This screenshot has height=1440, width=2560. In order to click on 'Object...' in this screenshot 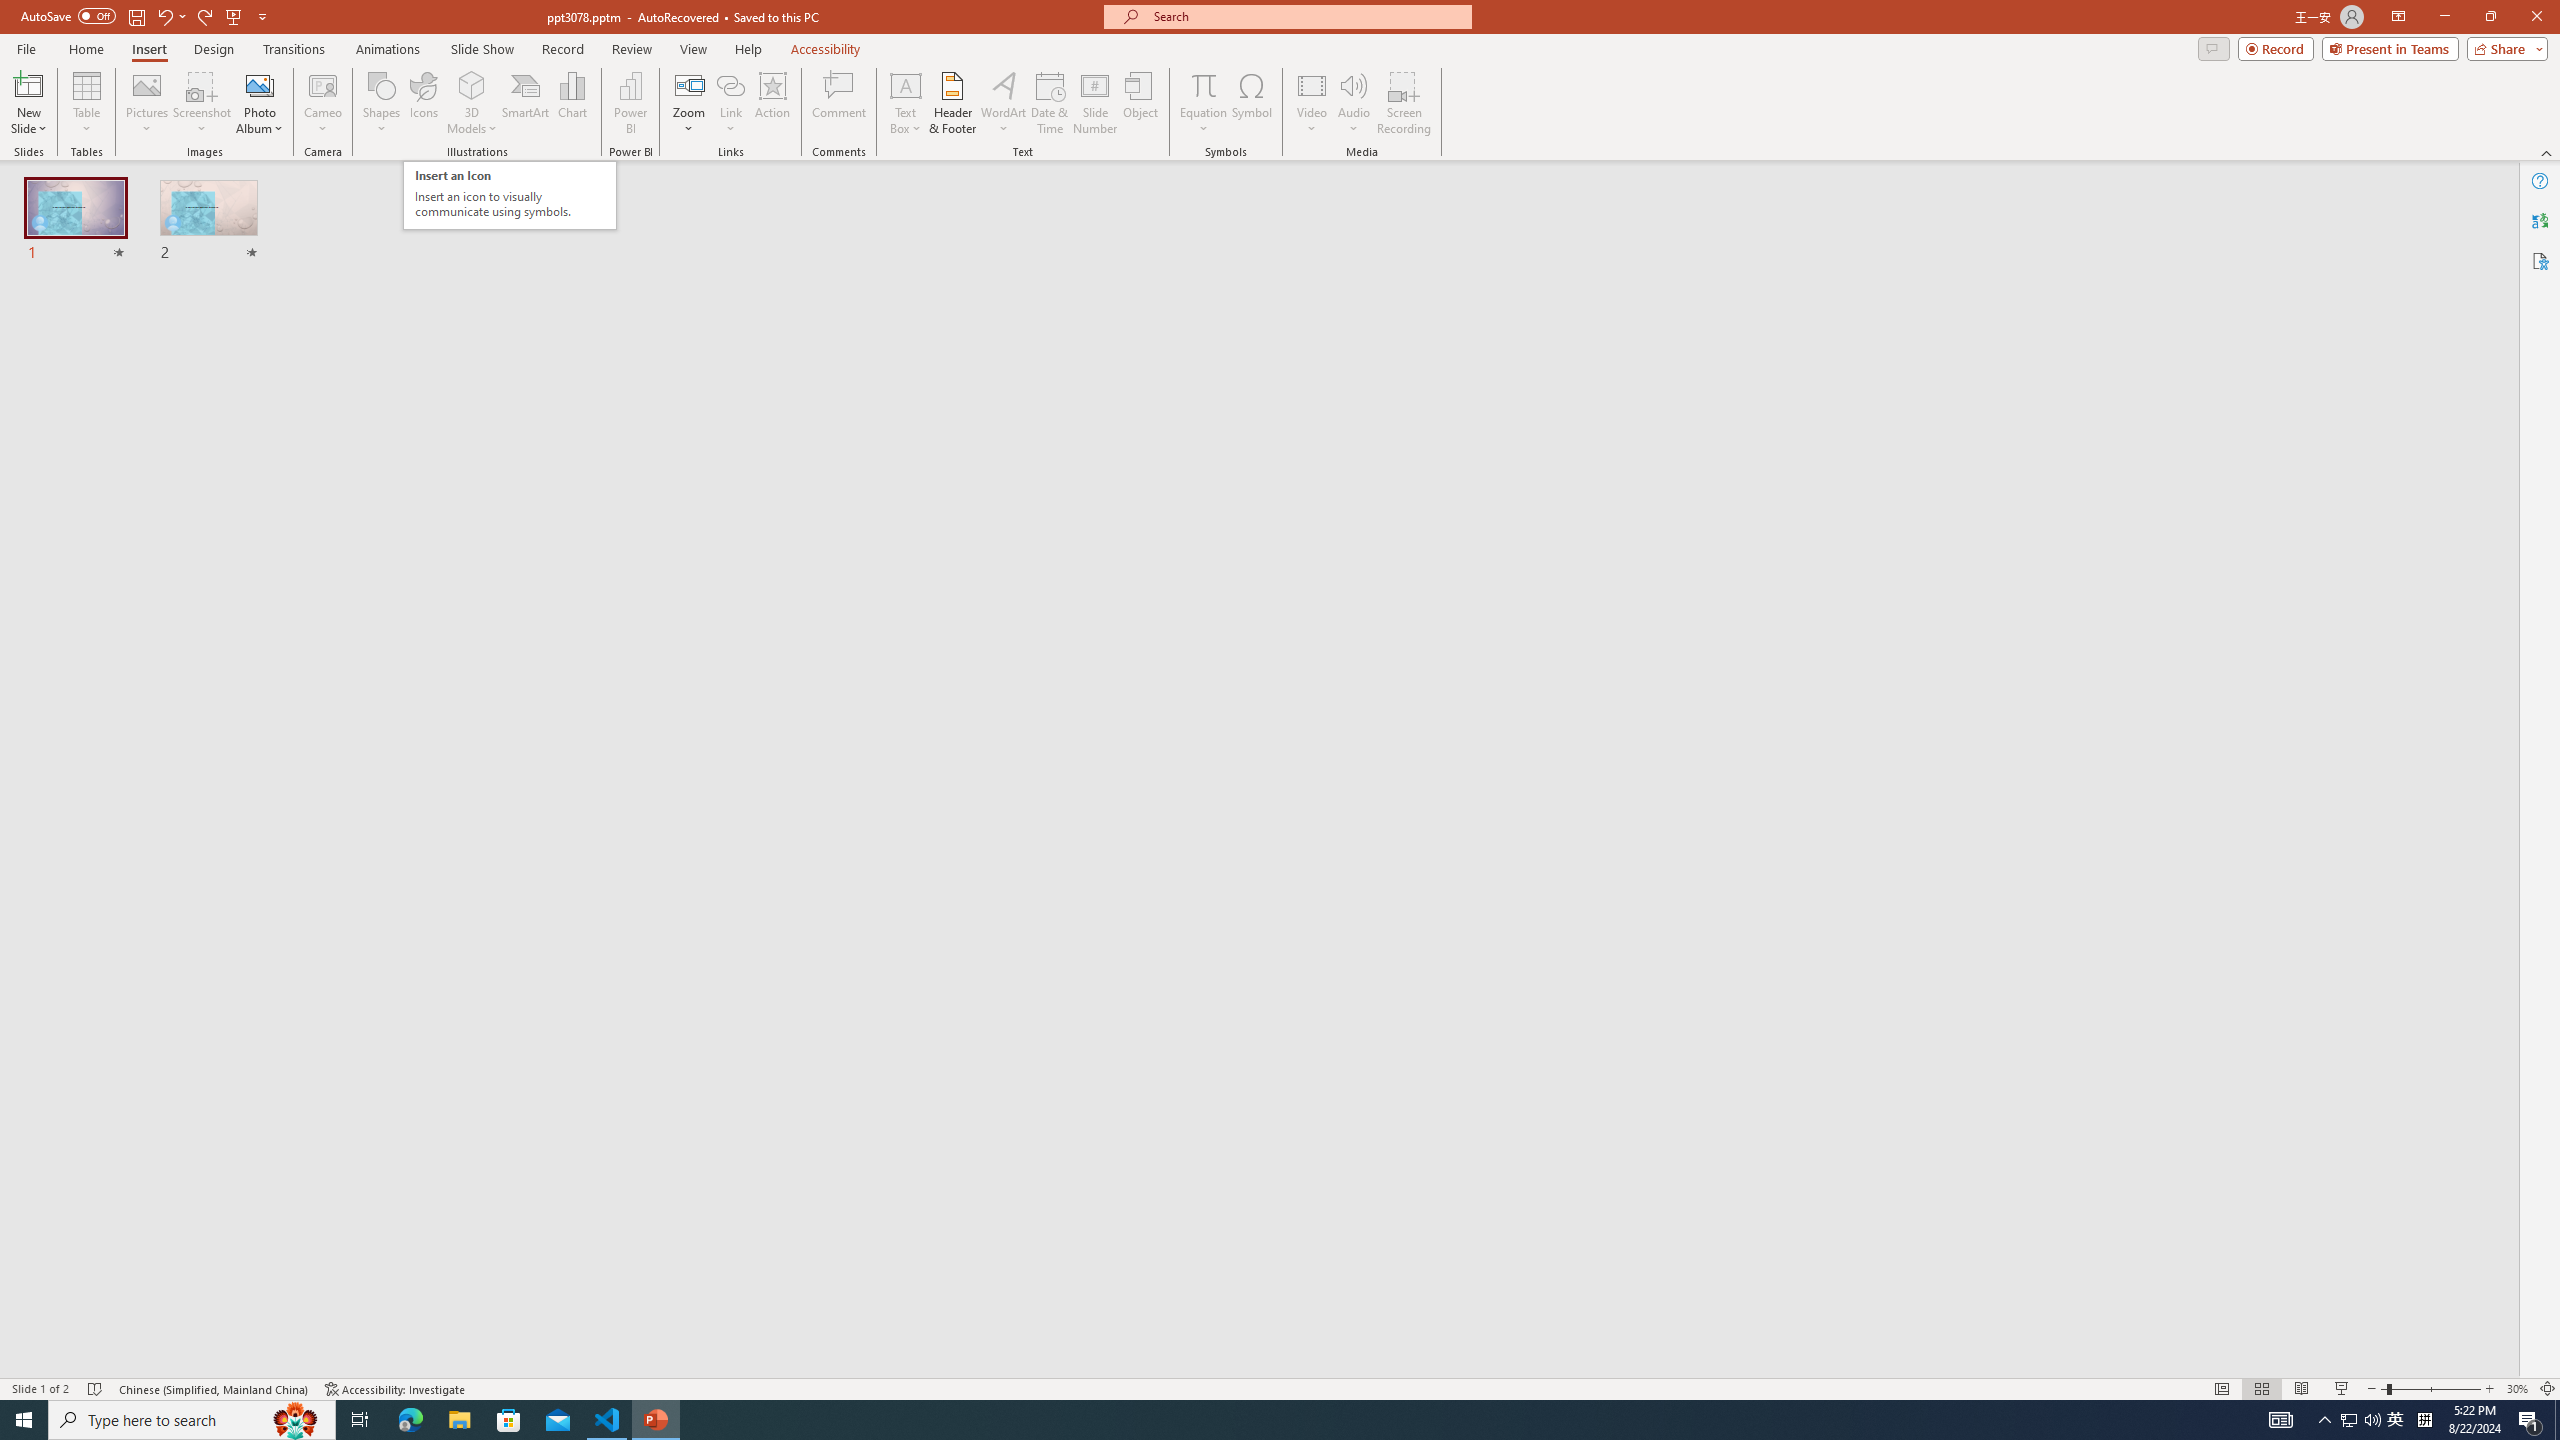, I will do `click(1141, 103)`.